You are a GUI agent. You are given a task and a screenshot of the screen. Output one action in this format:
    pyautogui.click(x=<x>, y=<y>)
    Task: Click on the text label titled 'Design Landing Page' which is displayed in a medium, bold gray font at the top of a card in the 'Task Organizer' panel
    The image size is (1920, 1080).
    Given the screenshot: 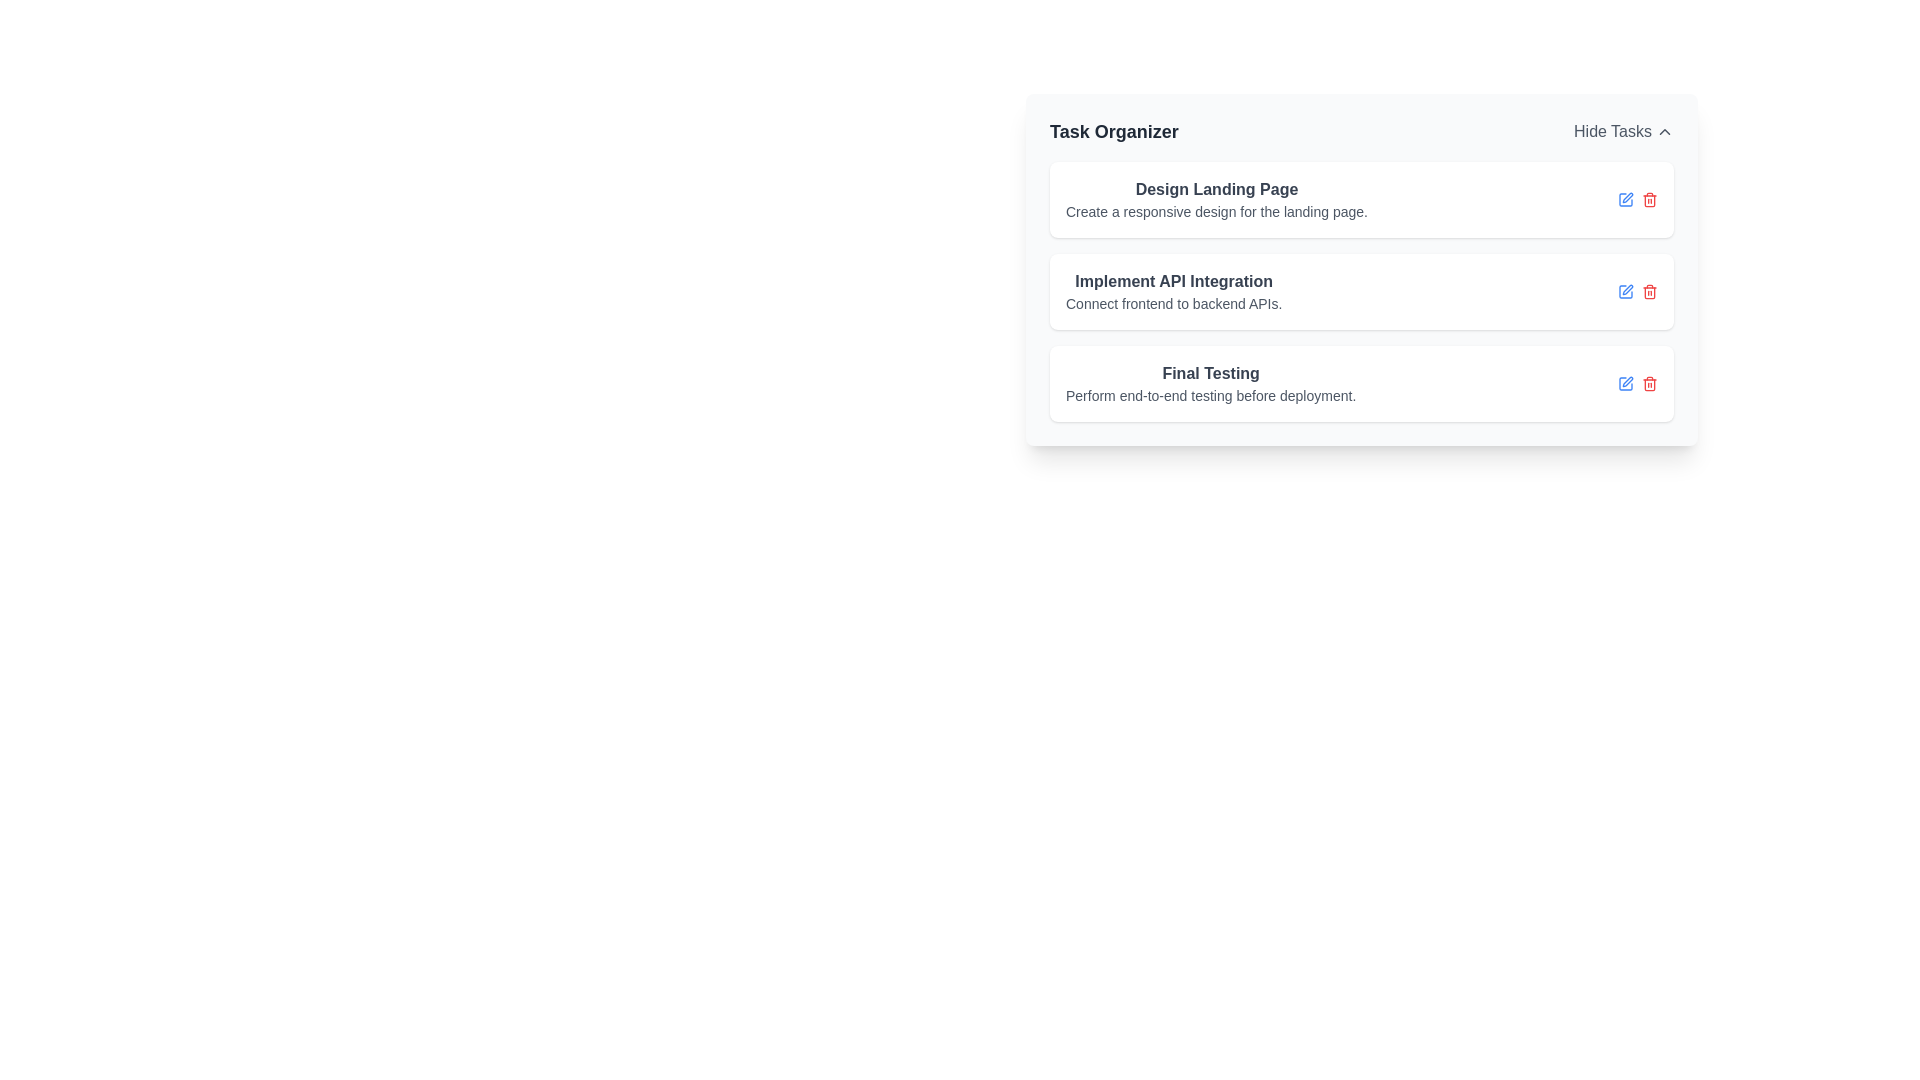 What is the action you would take?
    pyautogui.click(x=1215, y=189)
    